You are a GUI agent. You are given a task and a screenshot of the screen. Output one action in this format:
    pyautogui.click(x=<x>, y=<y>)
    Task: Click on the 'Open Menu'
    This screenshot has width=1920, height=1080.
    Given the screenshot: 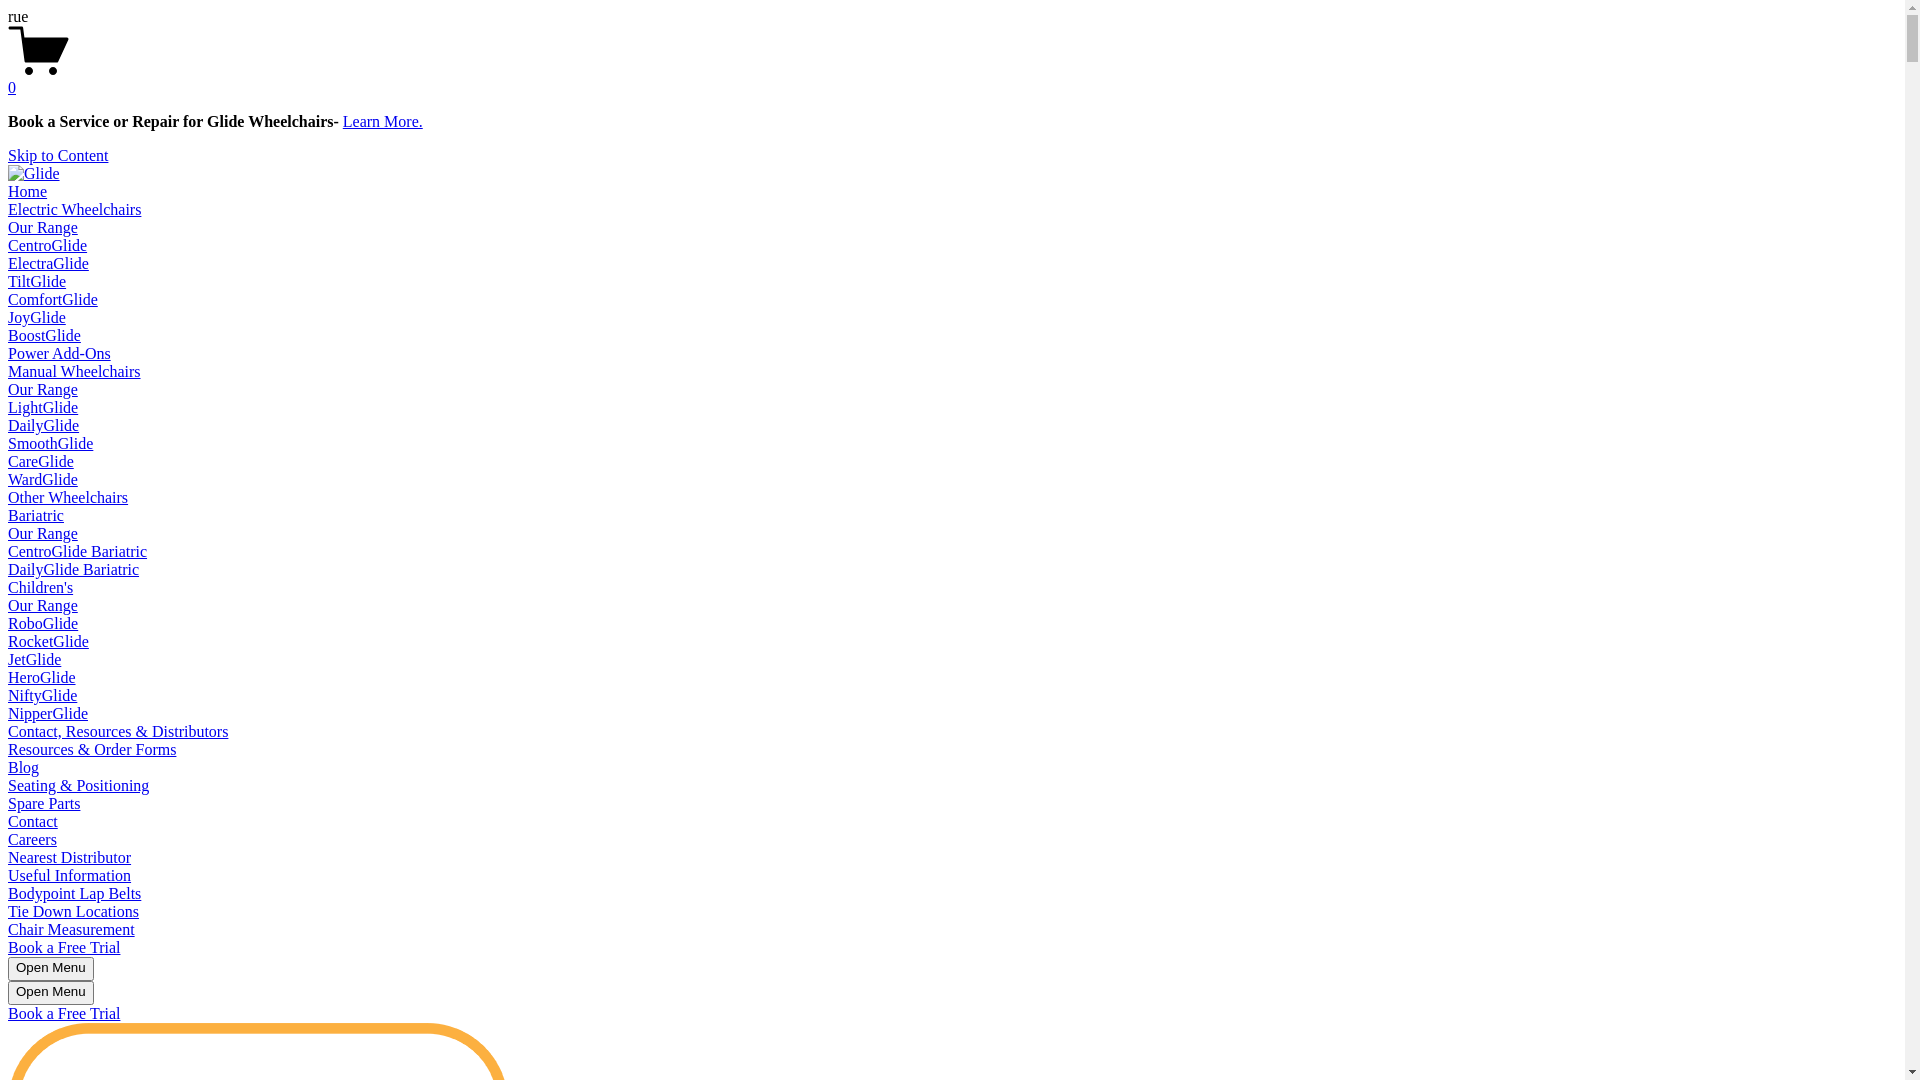 What is the action you would take?
    pyautogui.click(x=51, y=992)
    